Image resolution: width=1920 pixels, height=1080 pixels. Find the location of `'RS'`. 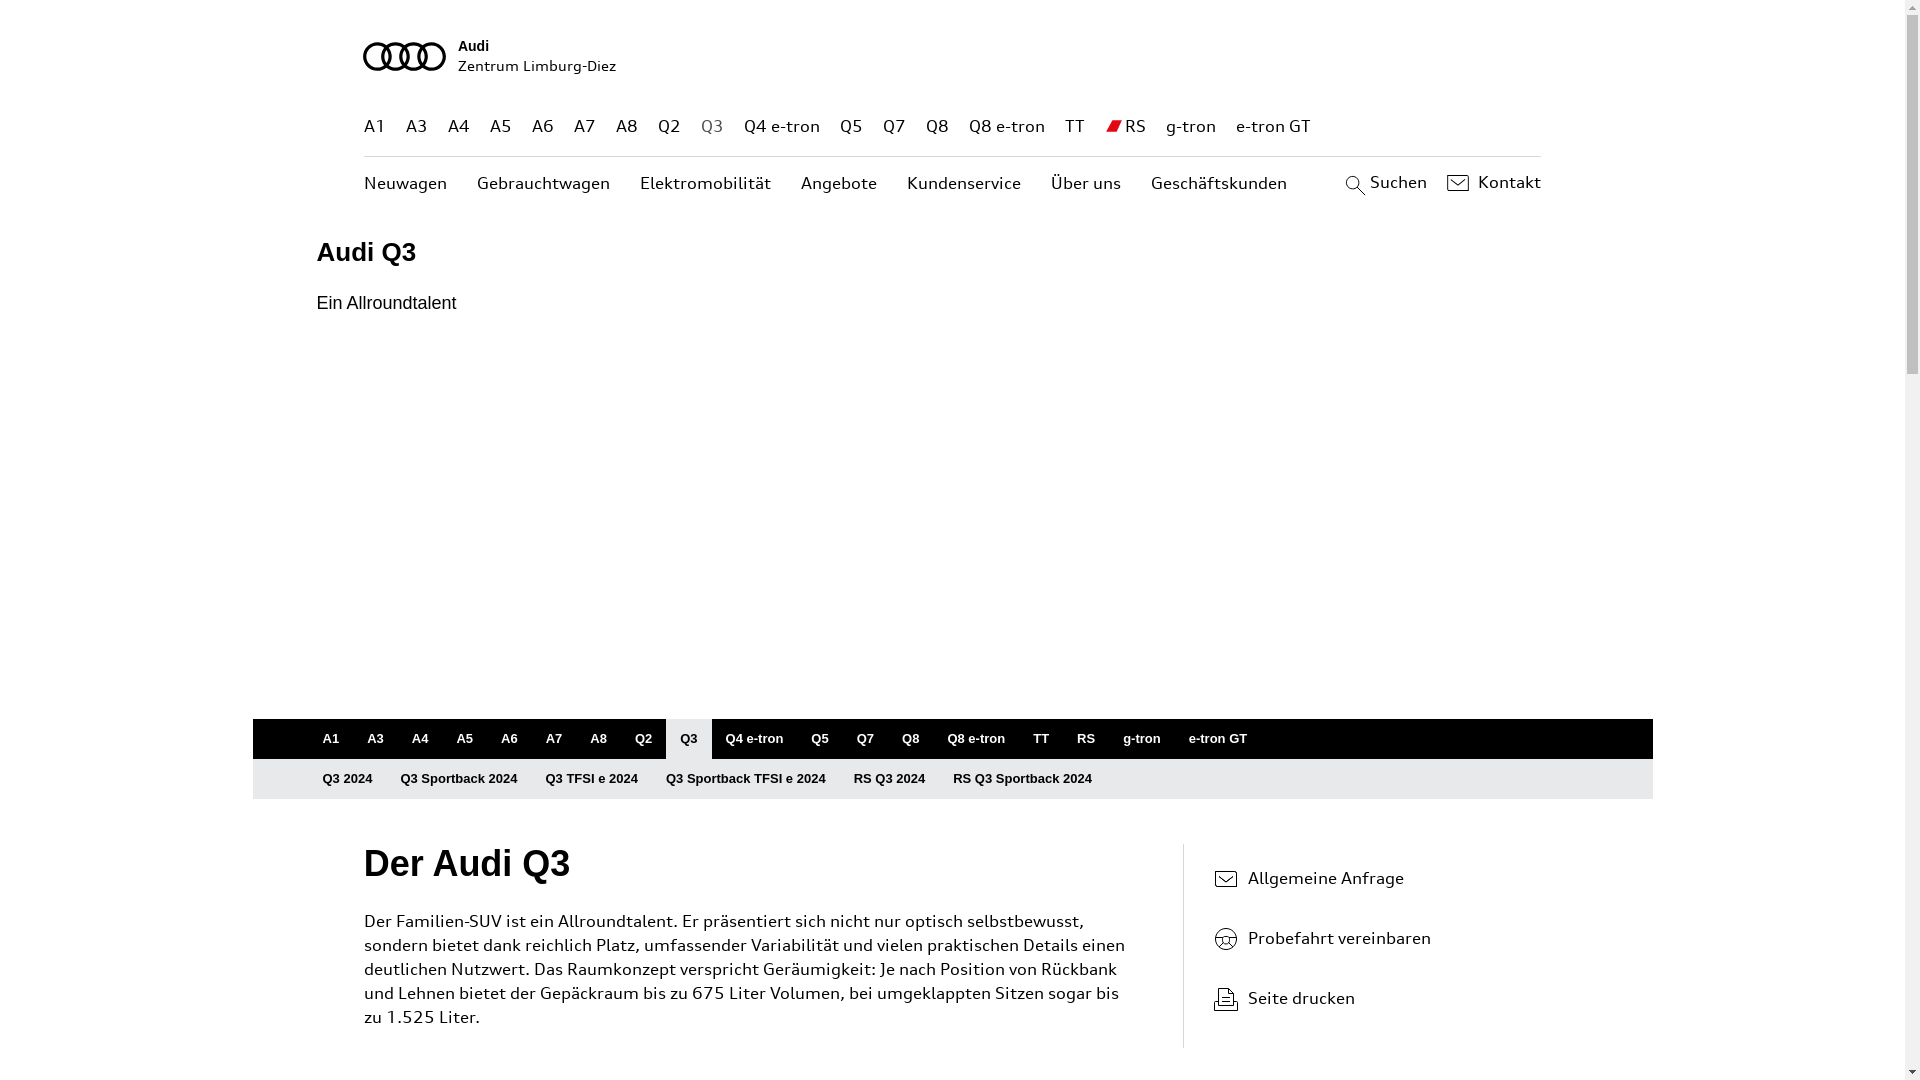

'RS' is located at coordinates (1135, 126).